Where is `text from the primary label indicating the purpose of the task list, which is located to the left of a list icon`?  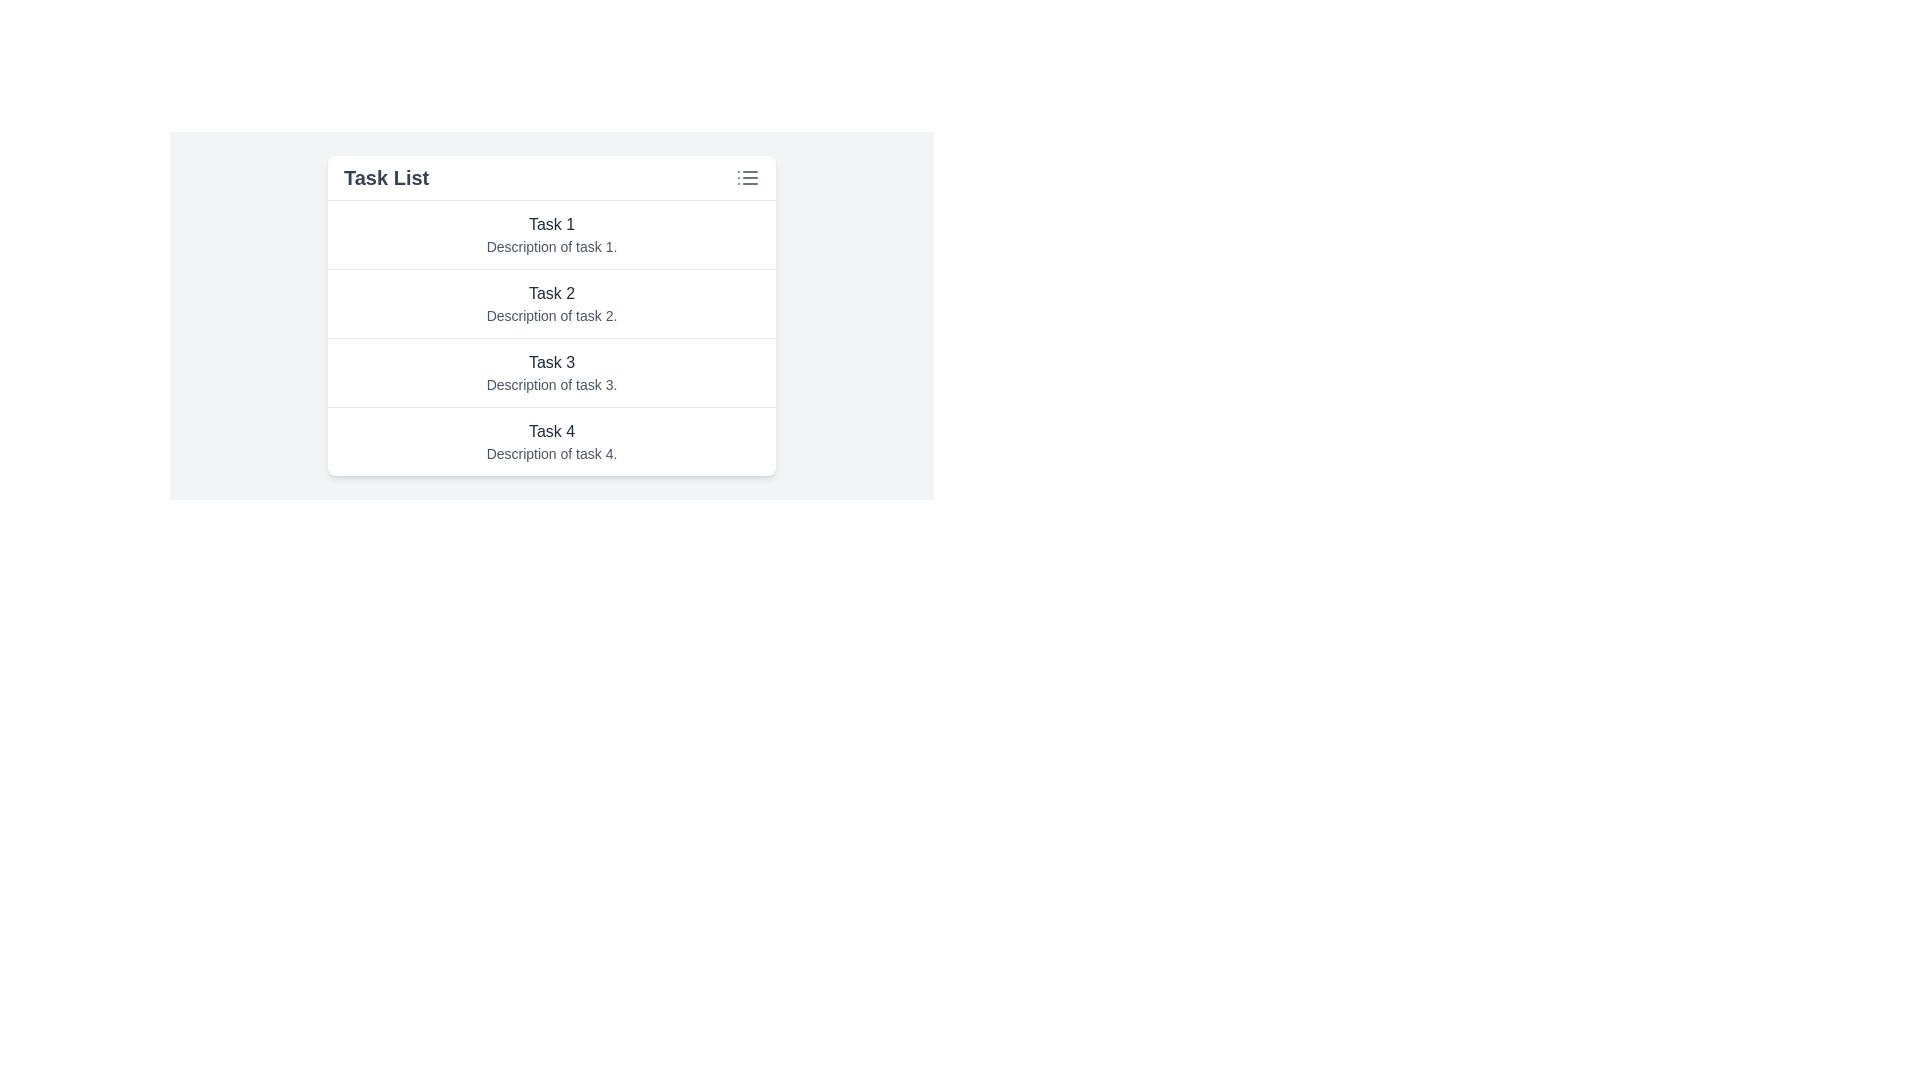 text from the primary label indicating the purpose of the task list, which is located to the left of a list icon is located at coordinates (386, 176).